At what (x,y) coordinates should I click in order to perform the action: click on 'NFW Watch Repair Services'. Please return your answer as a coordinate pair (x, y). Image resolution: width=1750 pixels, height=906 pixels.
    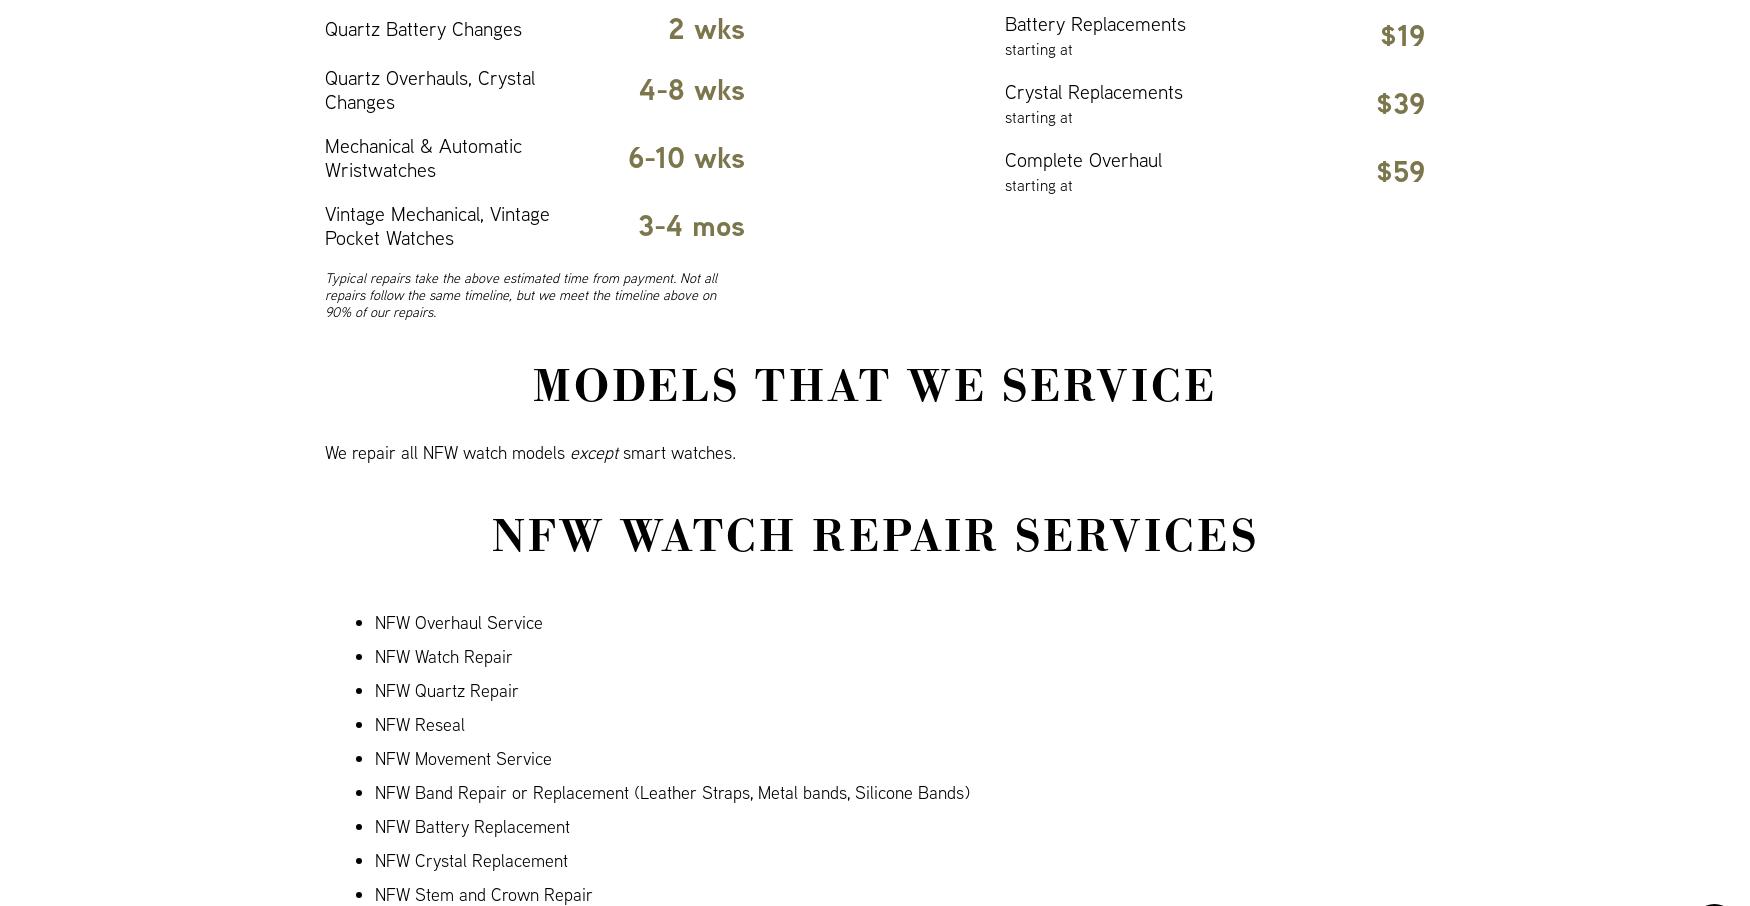
    Looking at the image, I should click on (874, 537).